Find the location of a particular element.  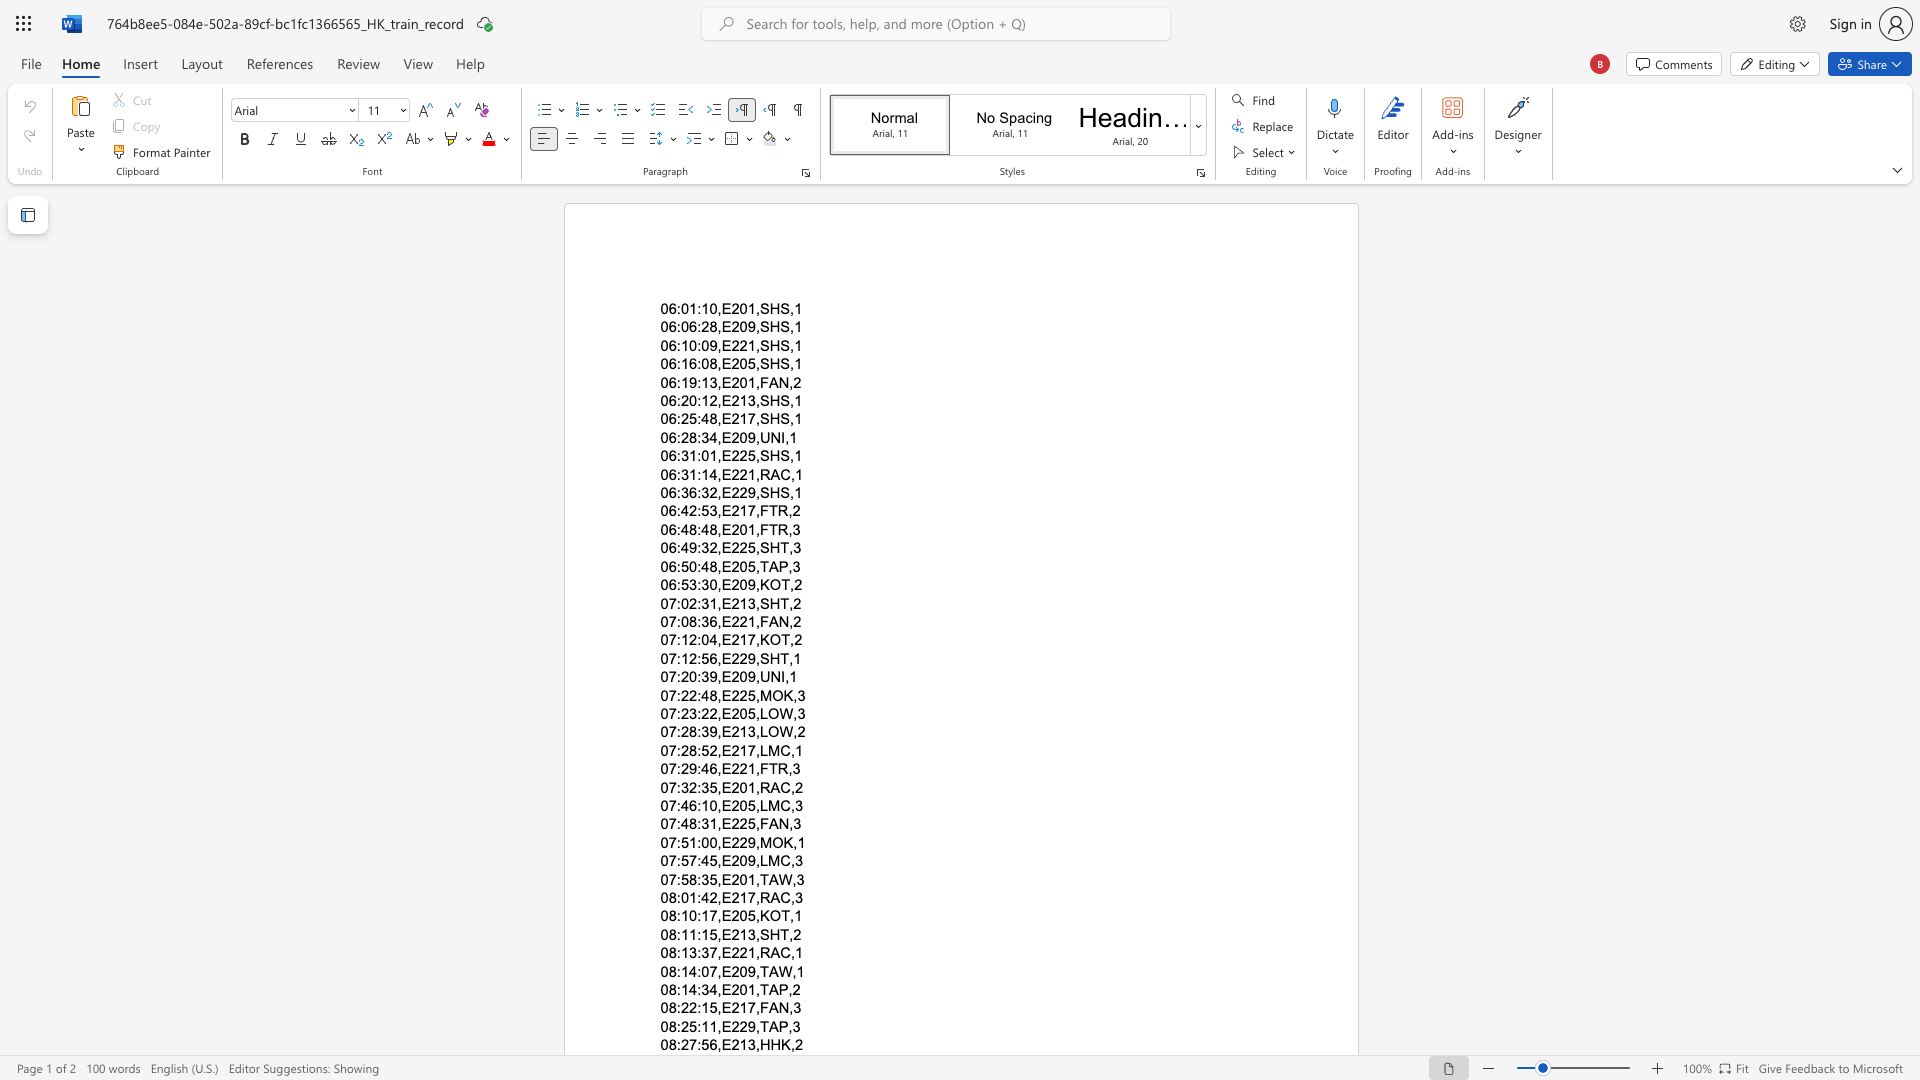

the space between the continuous character "E" and "2" in the text is located at coordinates (729, 548).